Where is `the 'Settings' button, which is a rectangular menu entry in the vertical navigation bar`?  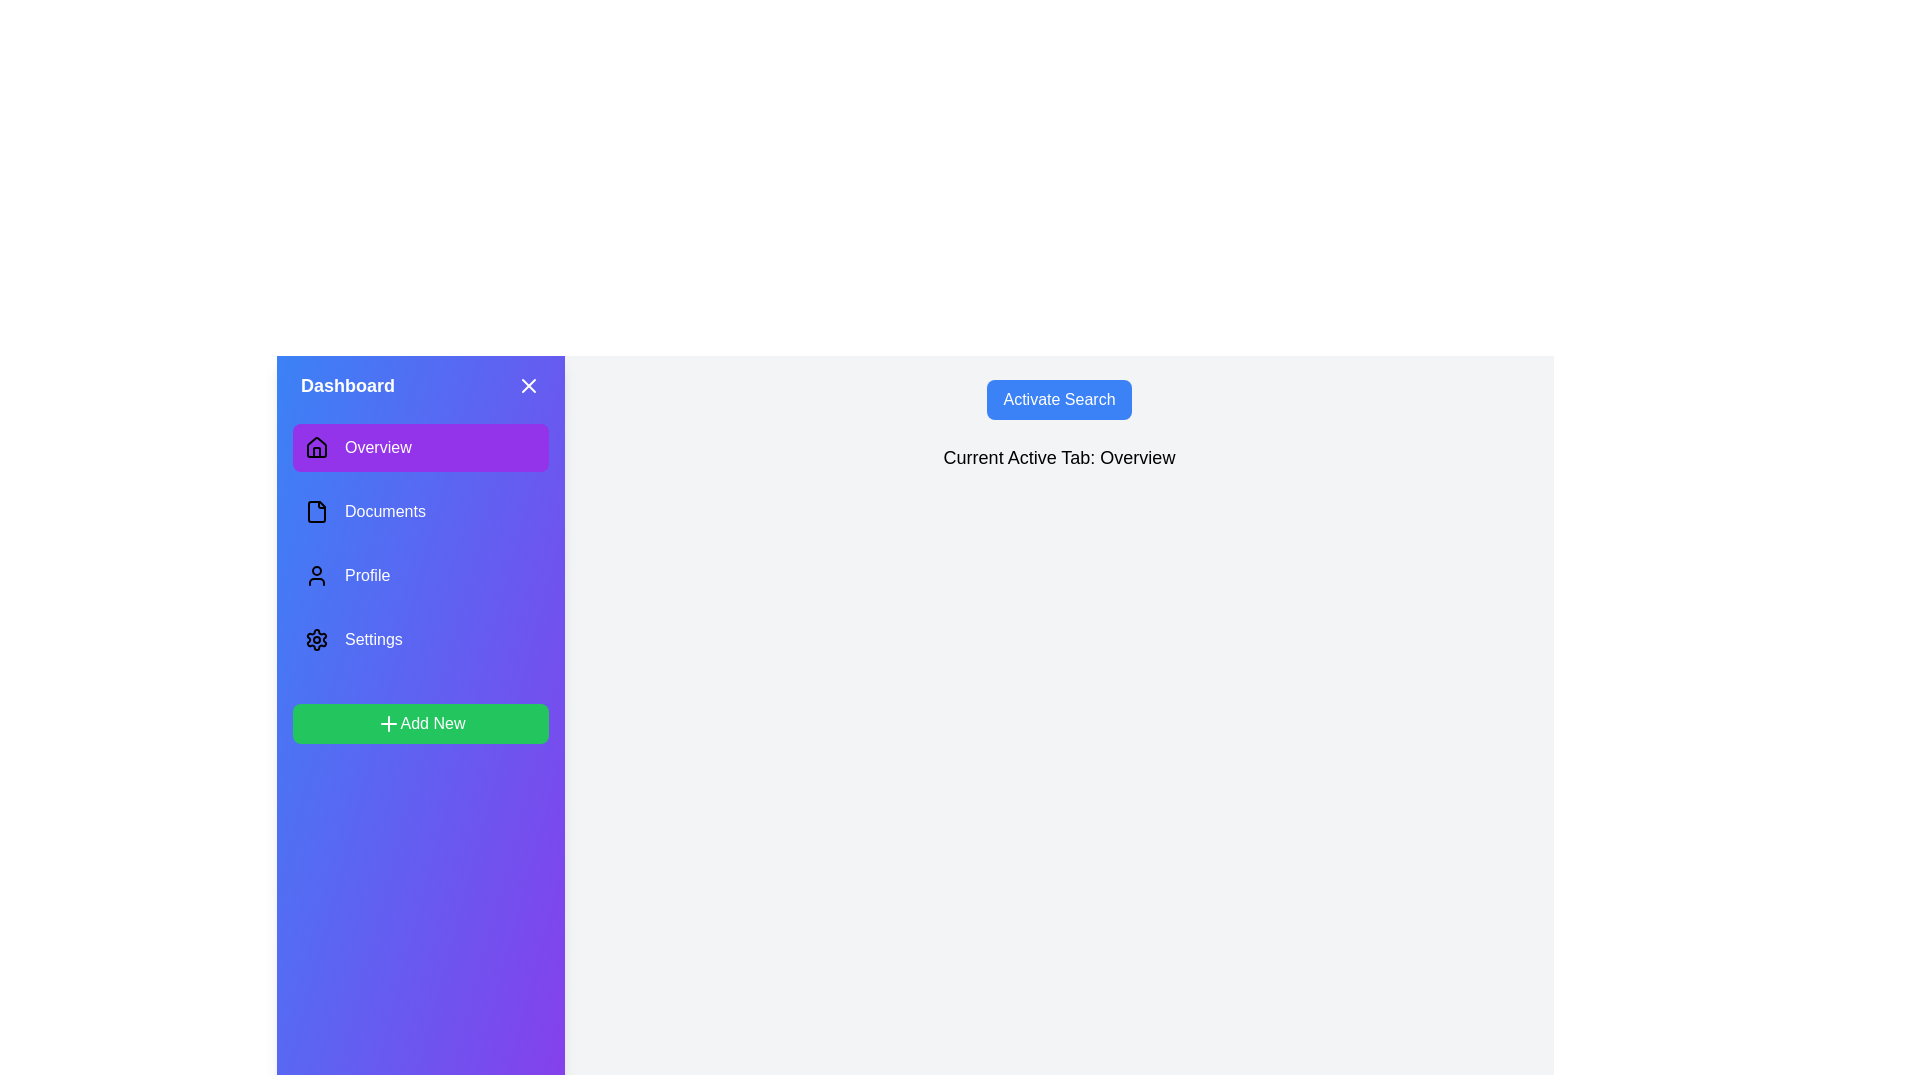 the 'Settings' button, which is a rectangular menu entry in the vertical navigation bar is located at coordinates (420, 640).